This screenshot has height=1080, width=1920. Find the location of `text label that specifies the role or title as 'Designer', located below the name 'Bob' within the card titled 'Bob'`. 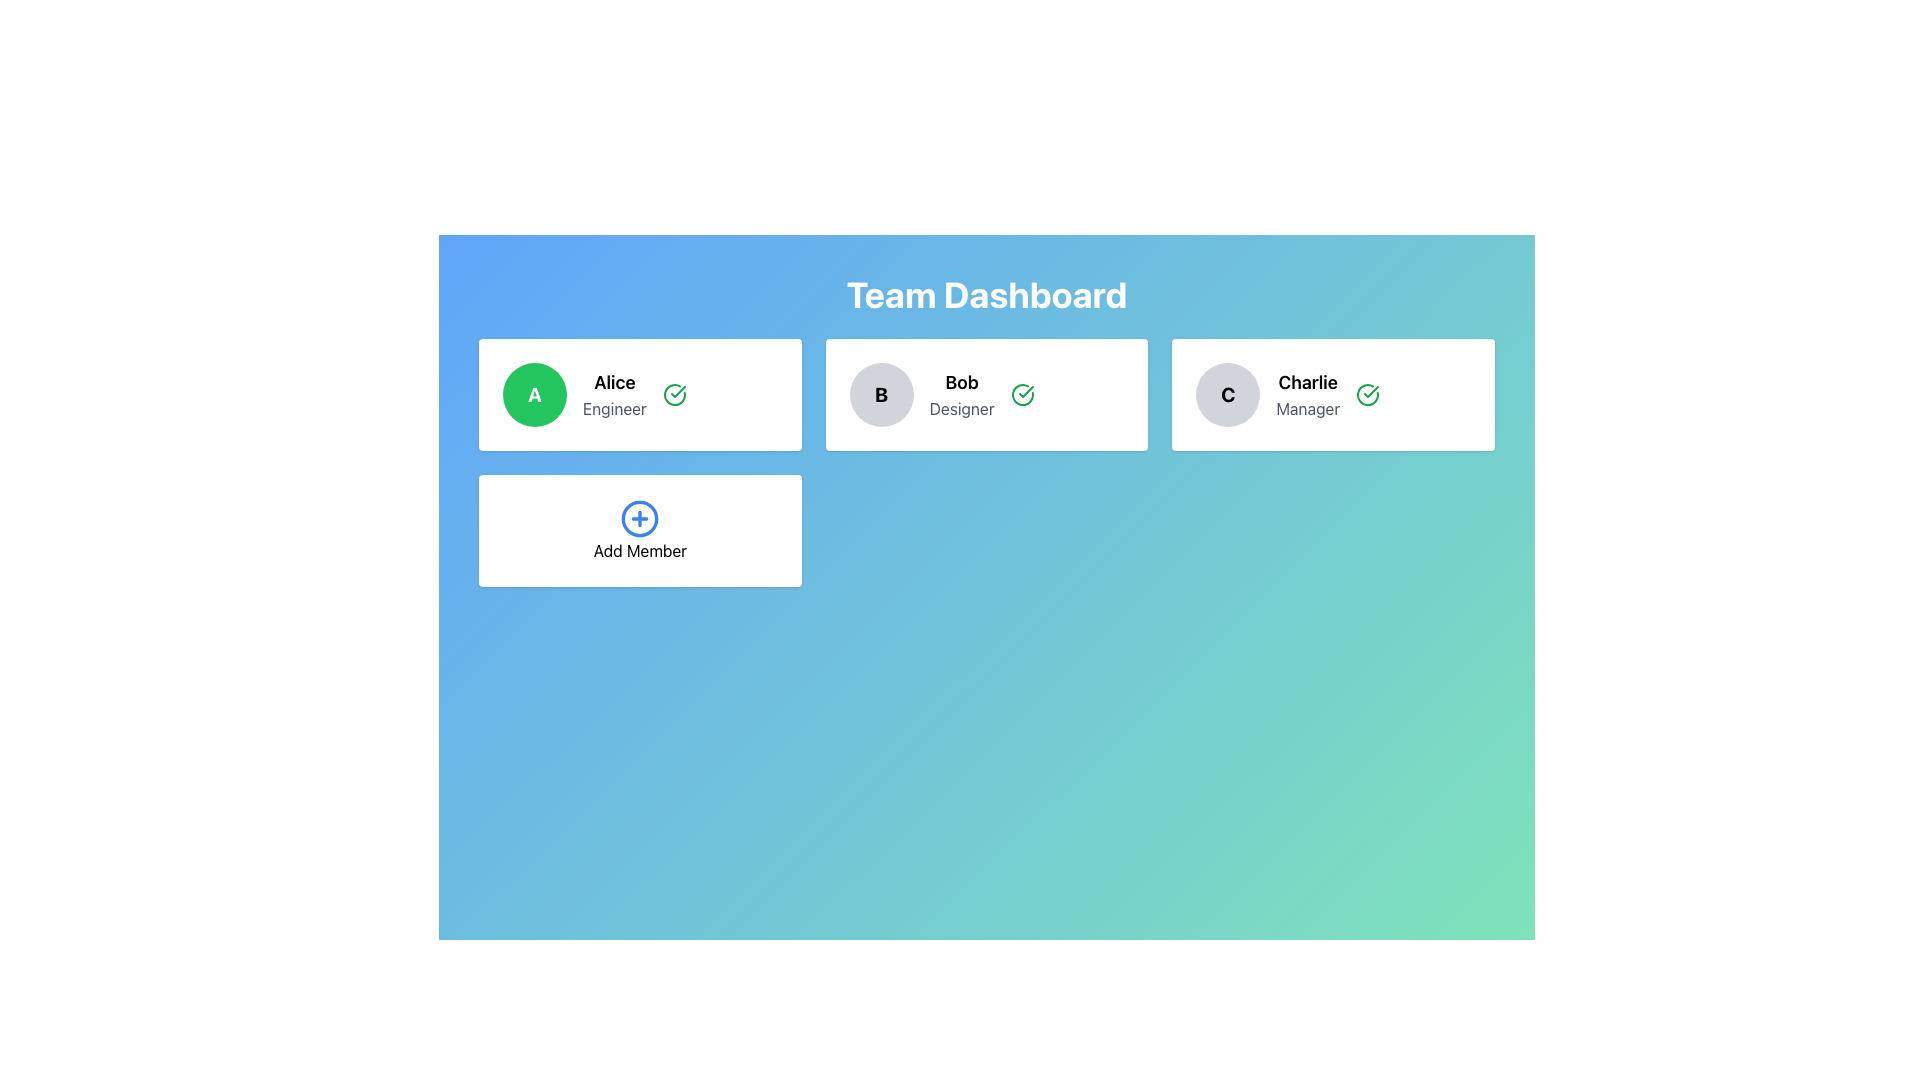

text label that specifies the role or title as 'Designer', located below the name 'Bob' within the card titled 'Bob' is located at coordinates (962, 407).